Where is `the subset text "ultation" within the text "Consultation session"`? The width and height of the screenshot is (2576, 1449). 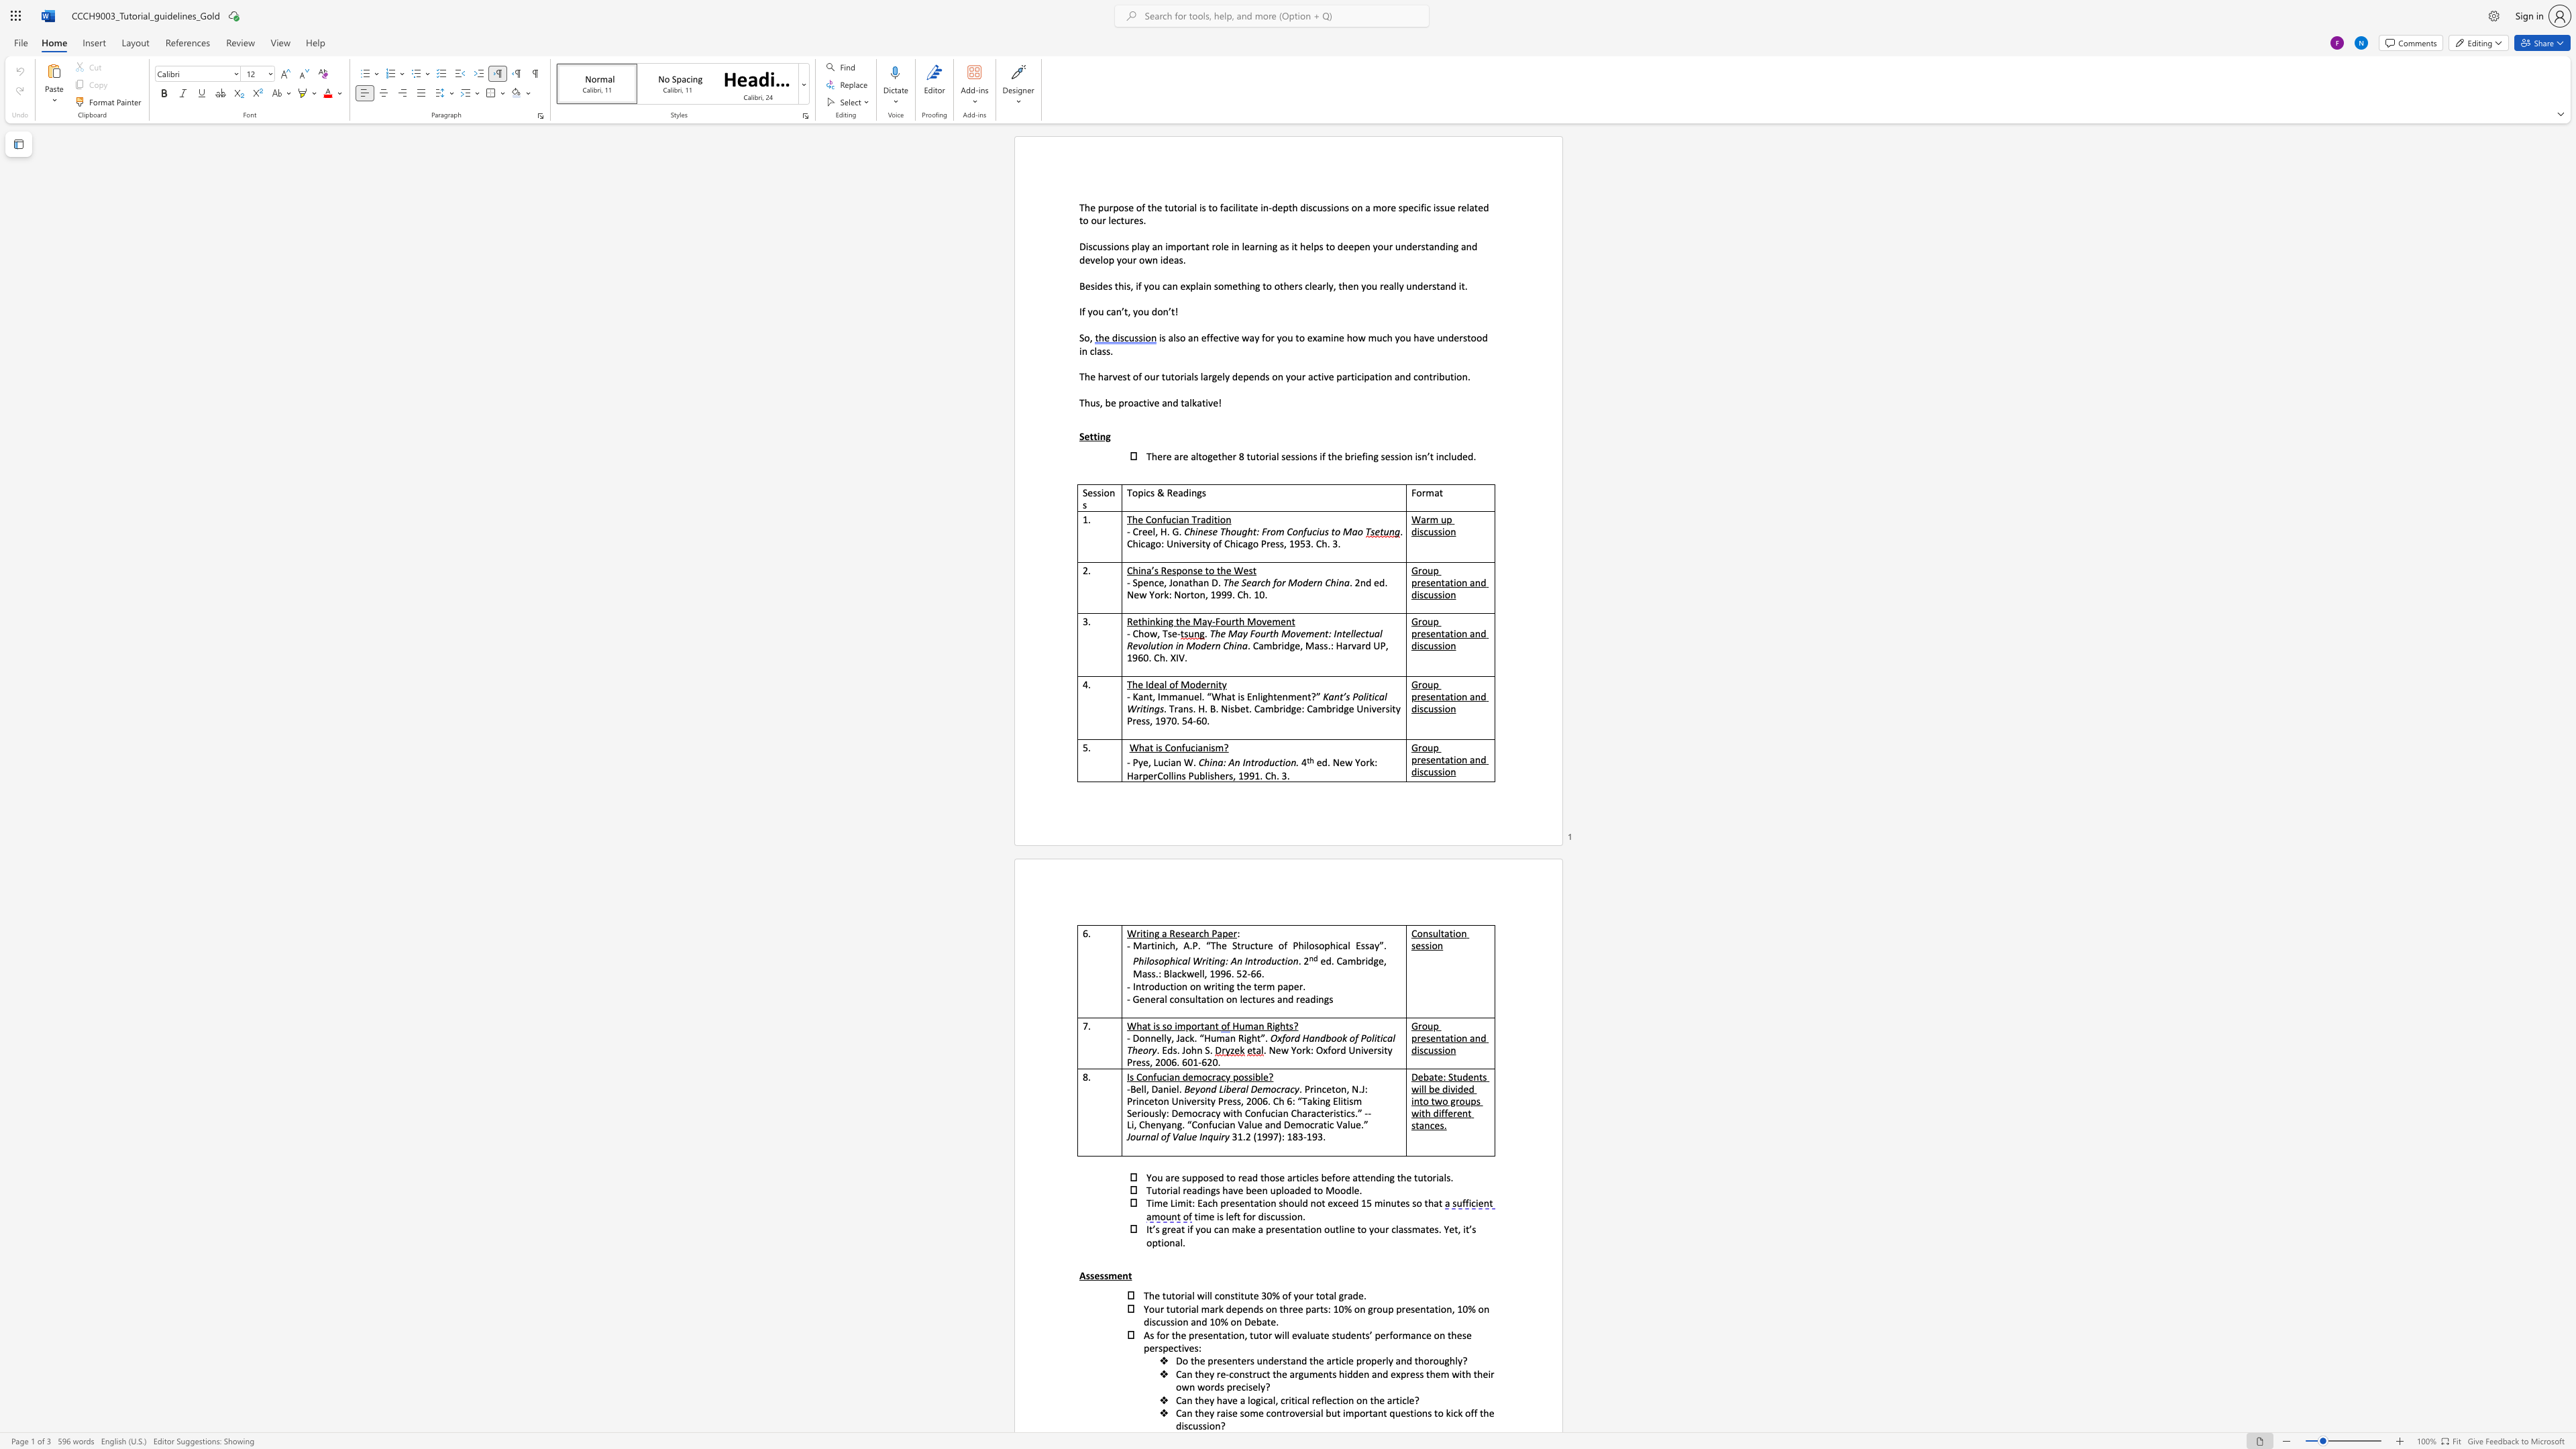 the subset text "ultation" within the text "Consultation session" is located at coordinates (1432, 933).